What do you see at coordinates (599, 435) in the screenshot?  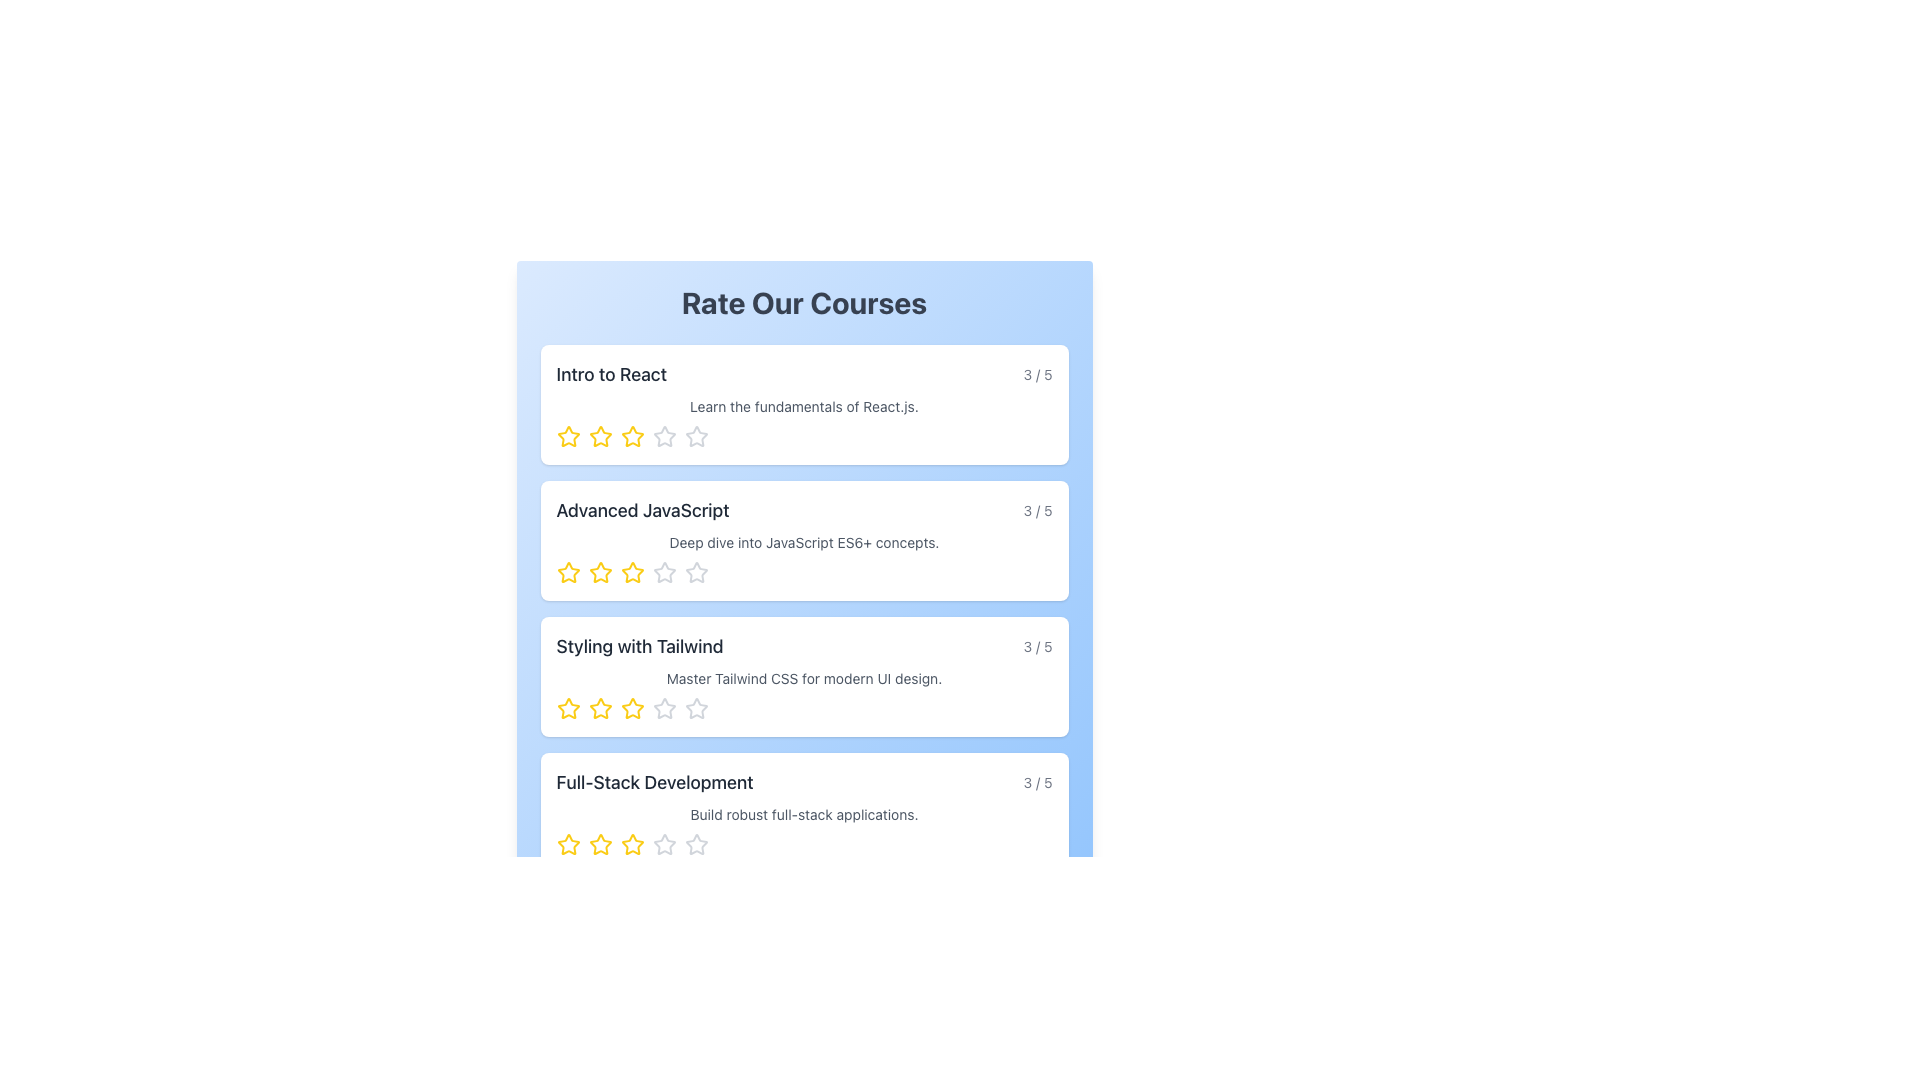 I see `the second star in the Star Rating Icon group to assign a 2-star rating for the 'Intro to React' course` at bounding box center [599, 435].